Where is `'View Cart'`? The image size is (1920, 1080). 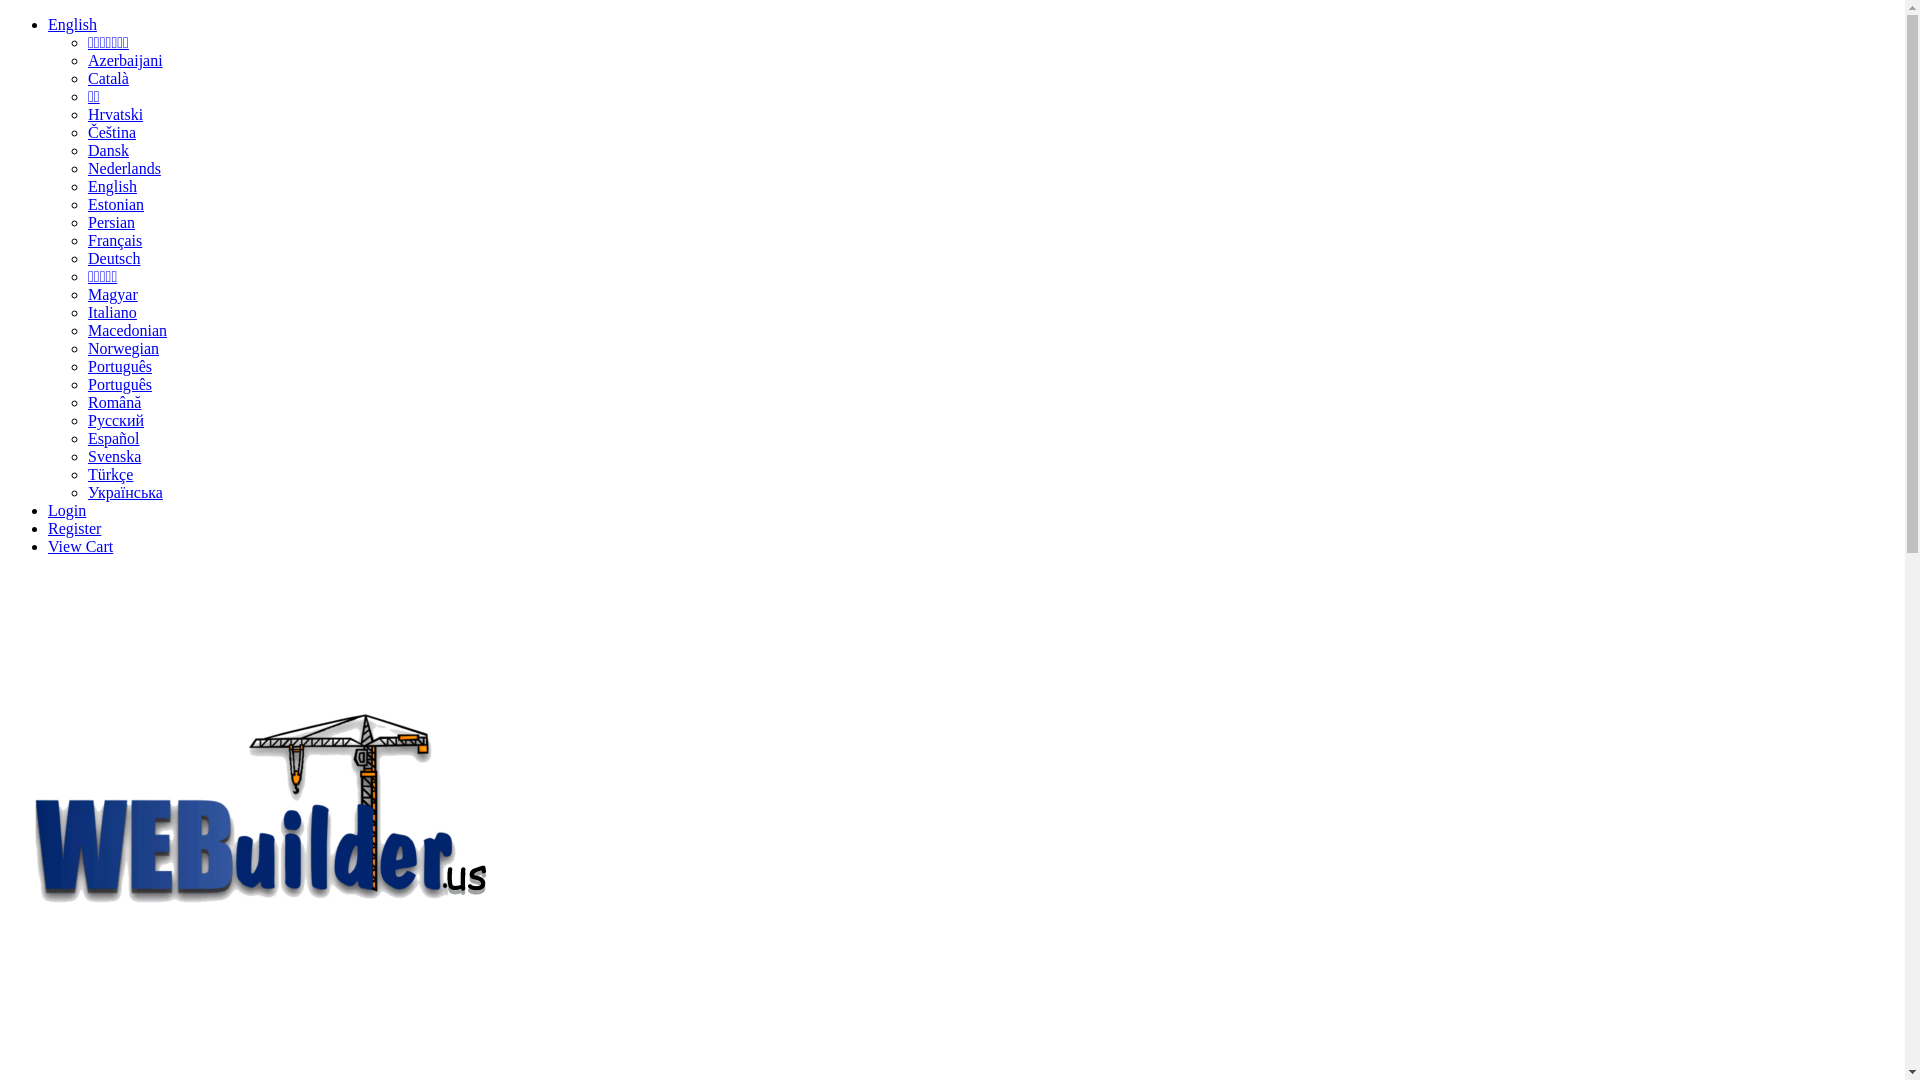
'View Cart' is located at coordinates (80, 546).